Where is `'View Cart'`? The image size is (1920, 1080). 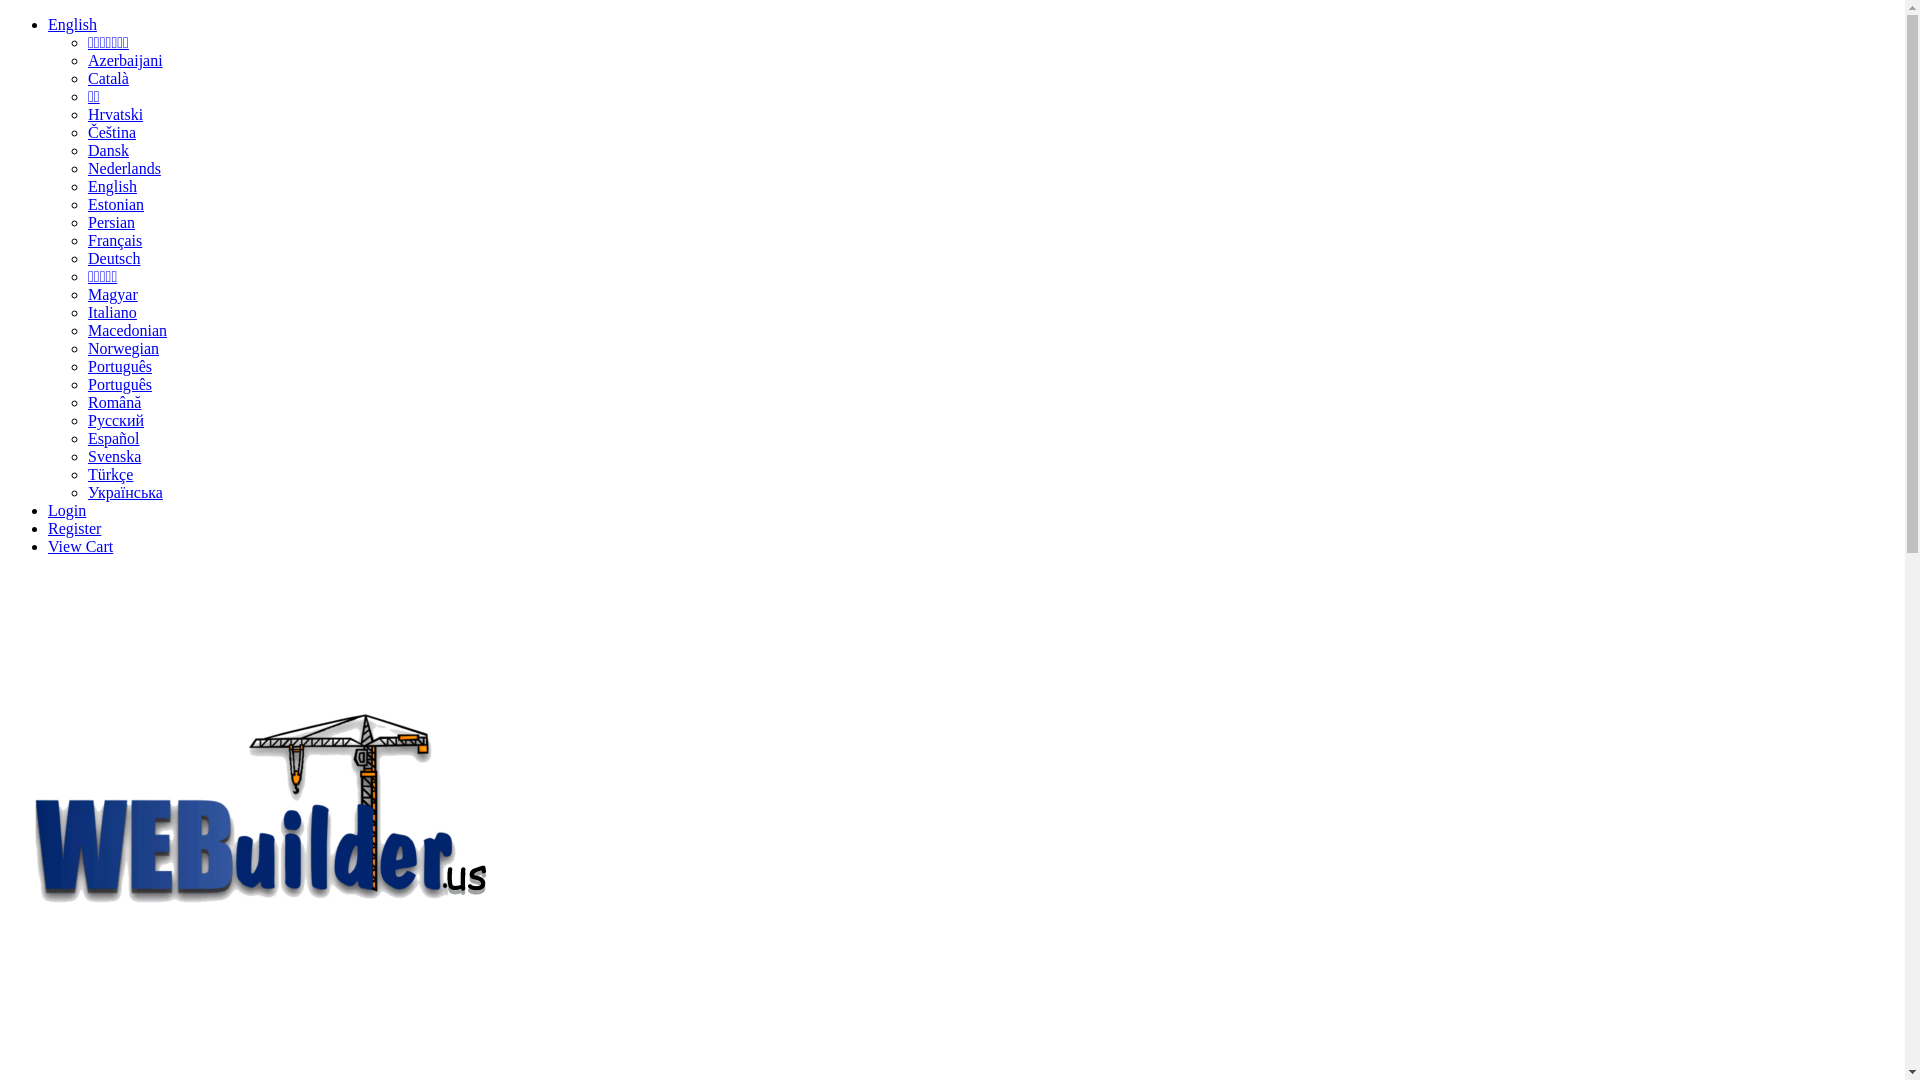
'View Cart' is located at coordinates (80, 546).